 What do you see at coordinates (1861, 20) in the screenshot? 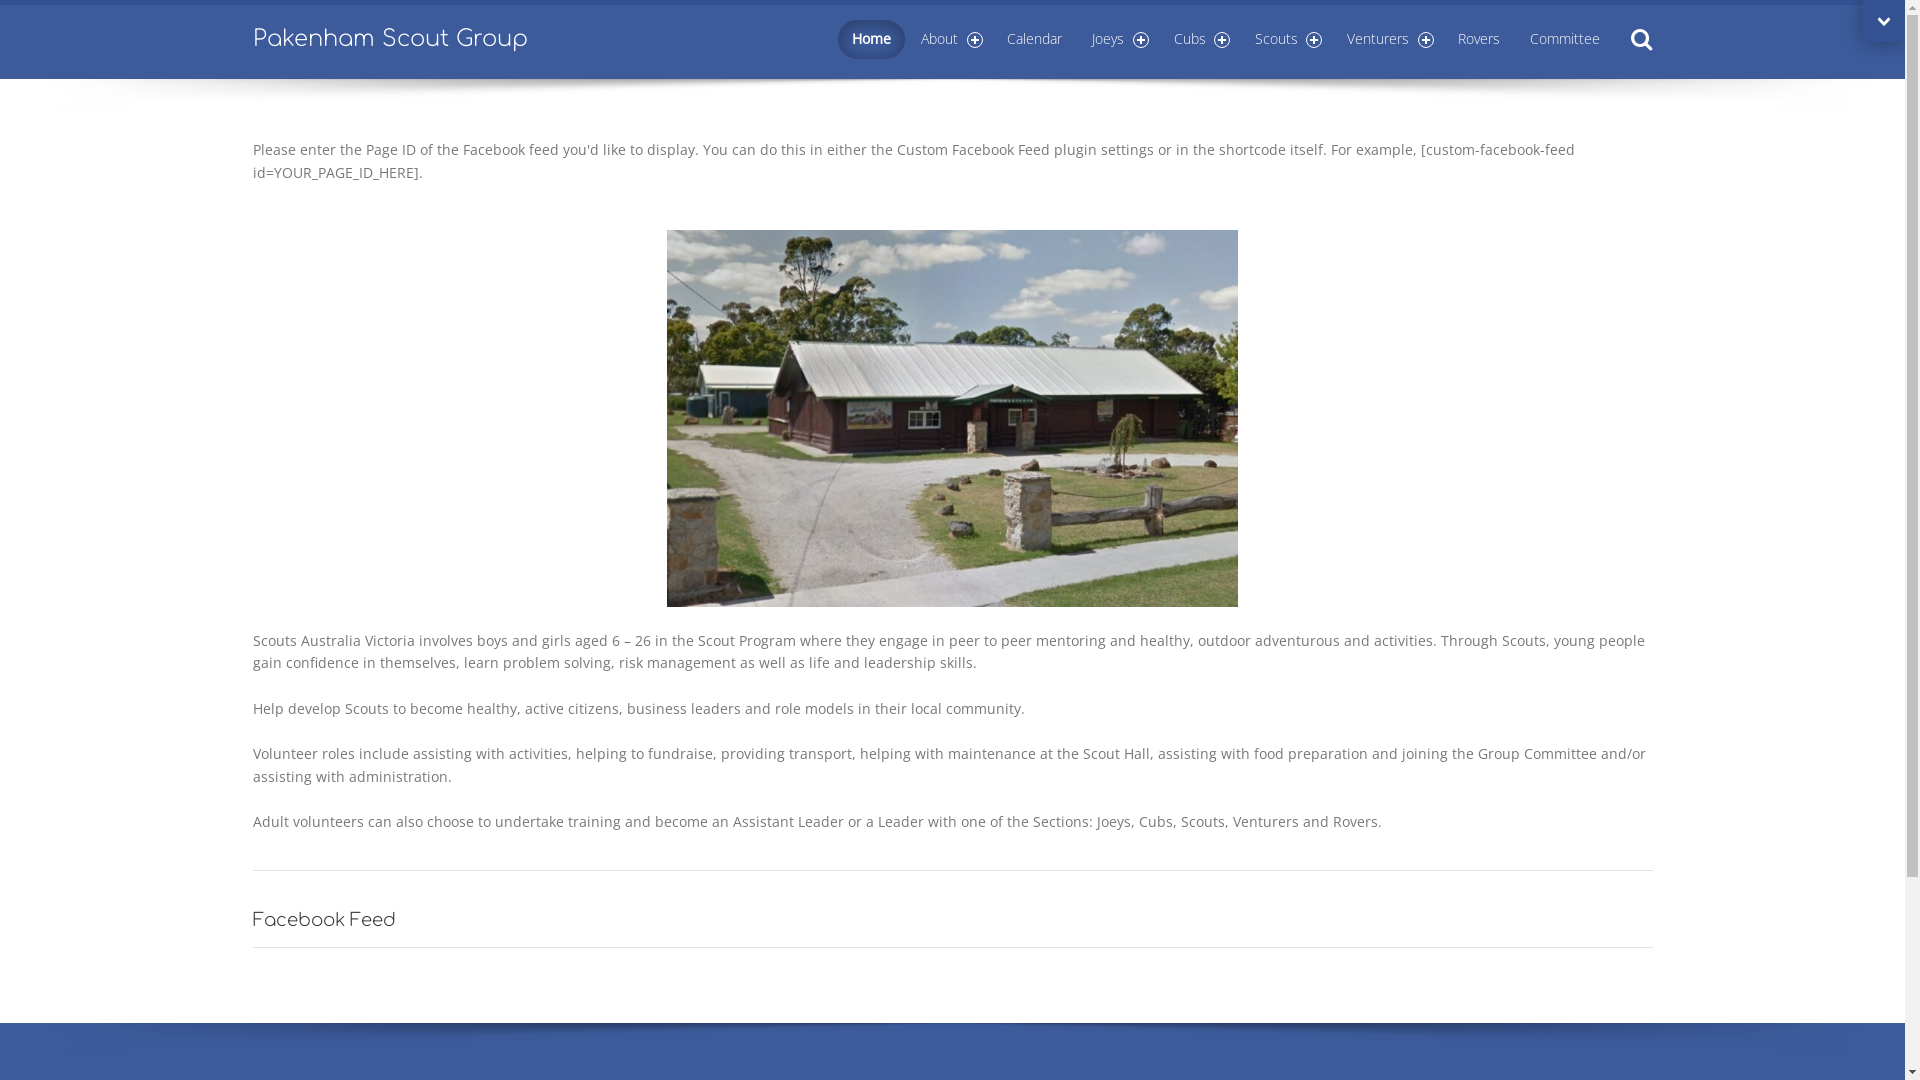
I see `'Open extra topbar'` at bounding box center [1861, 20].